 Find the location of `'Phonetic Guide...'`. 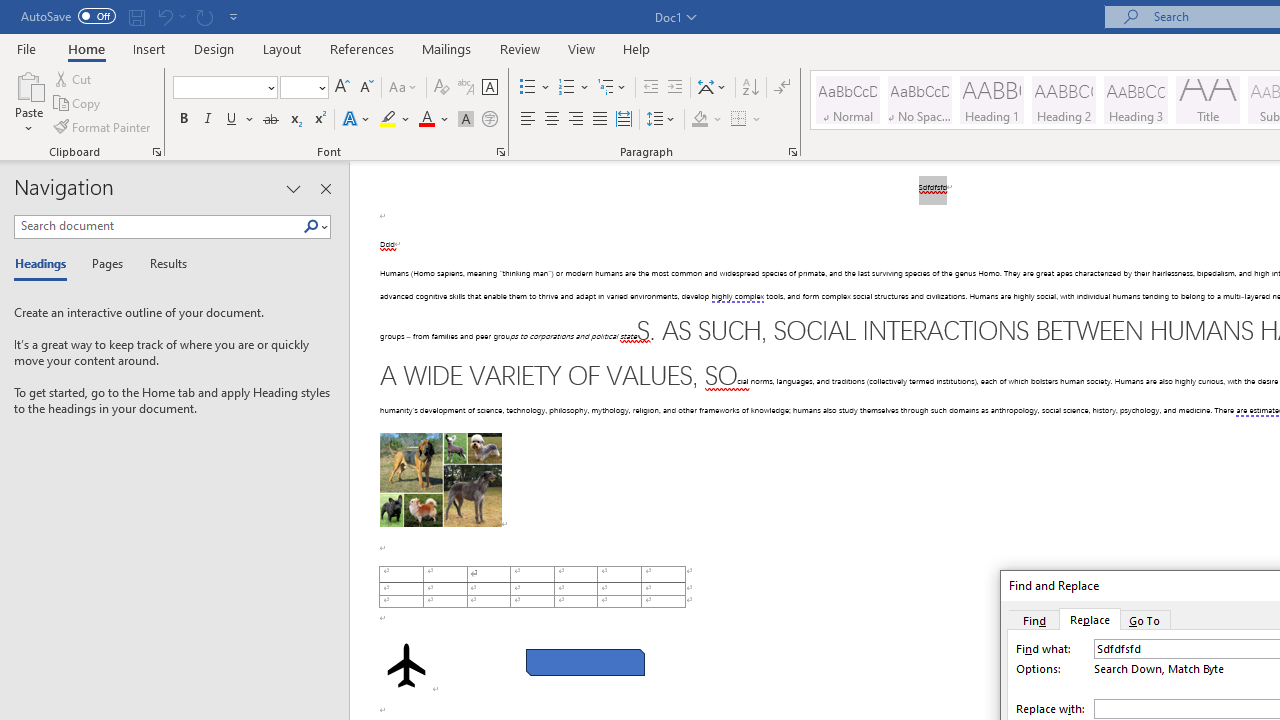

'Phonetic Guide...' is located at coordinates (464, 86).